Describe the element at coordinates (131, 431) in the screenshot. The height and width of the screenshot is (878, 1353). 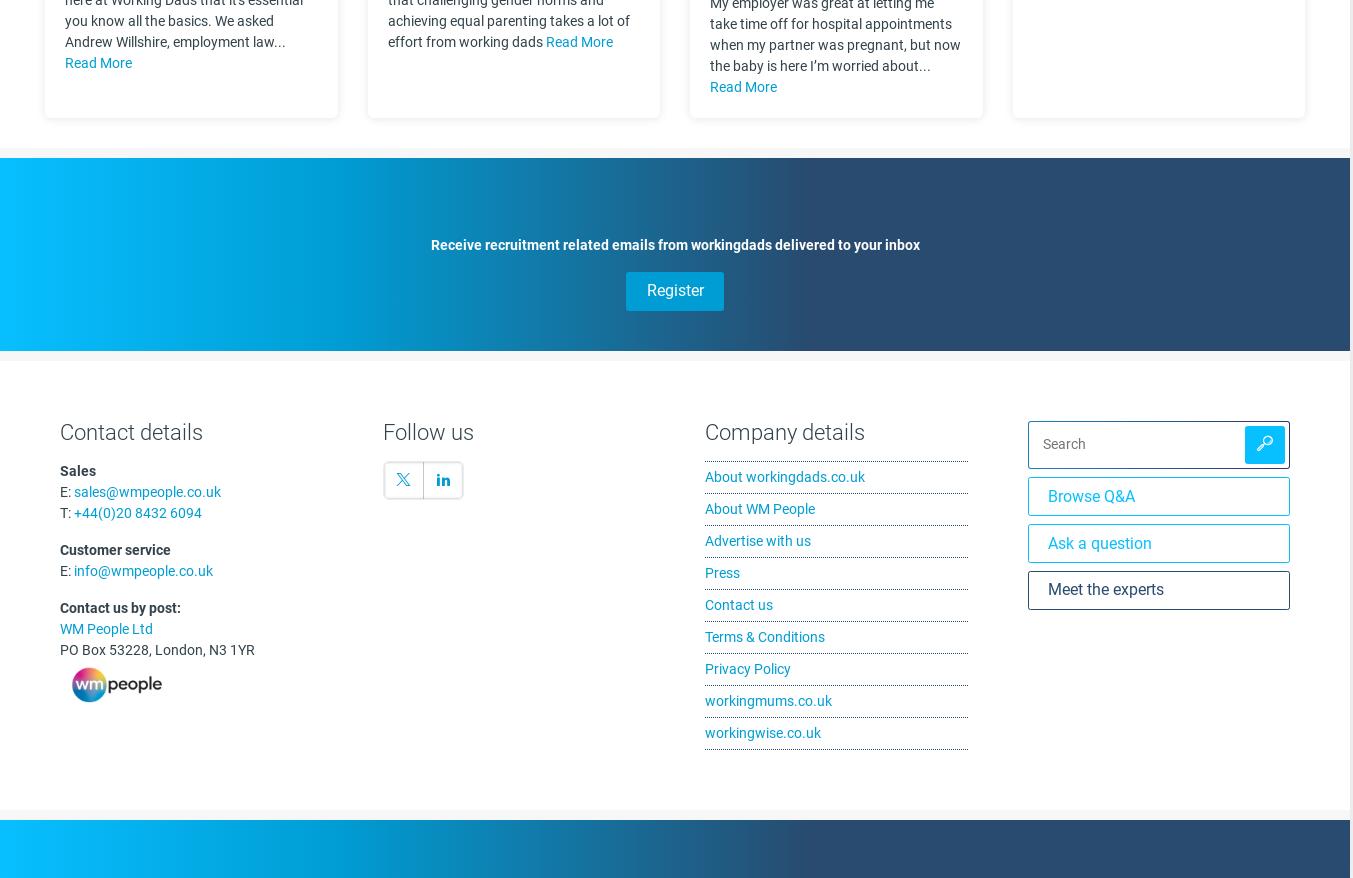
I see `'Contact details'` at that location.